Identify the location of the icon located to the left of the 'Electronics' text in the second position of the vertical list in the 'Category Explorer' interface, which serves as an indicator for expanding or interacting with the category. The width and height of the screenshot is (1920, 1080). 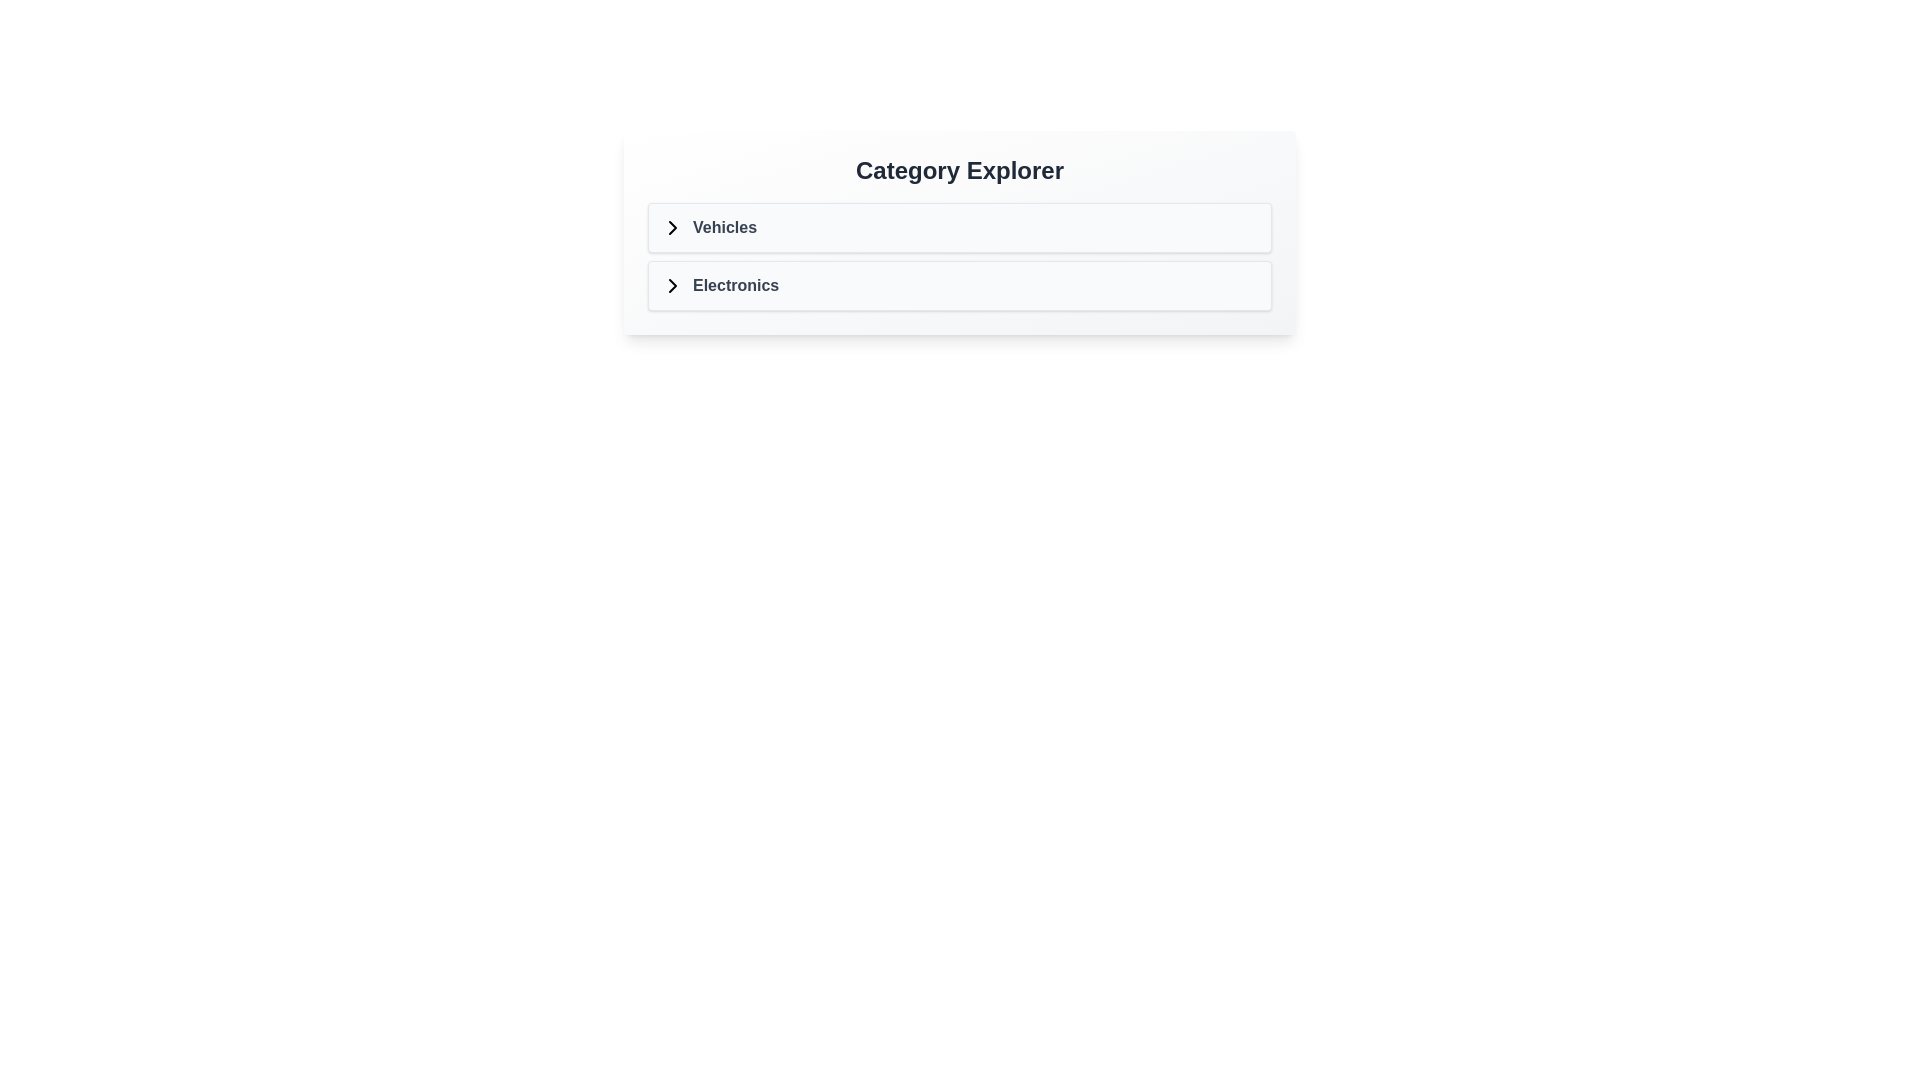
(672, 285).